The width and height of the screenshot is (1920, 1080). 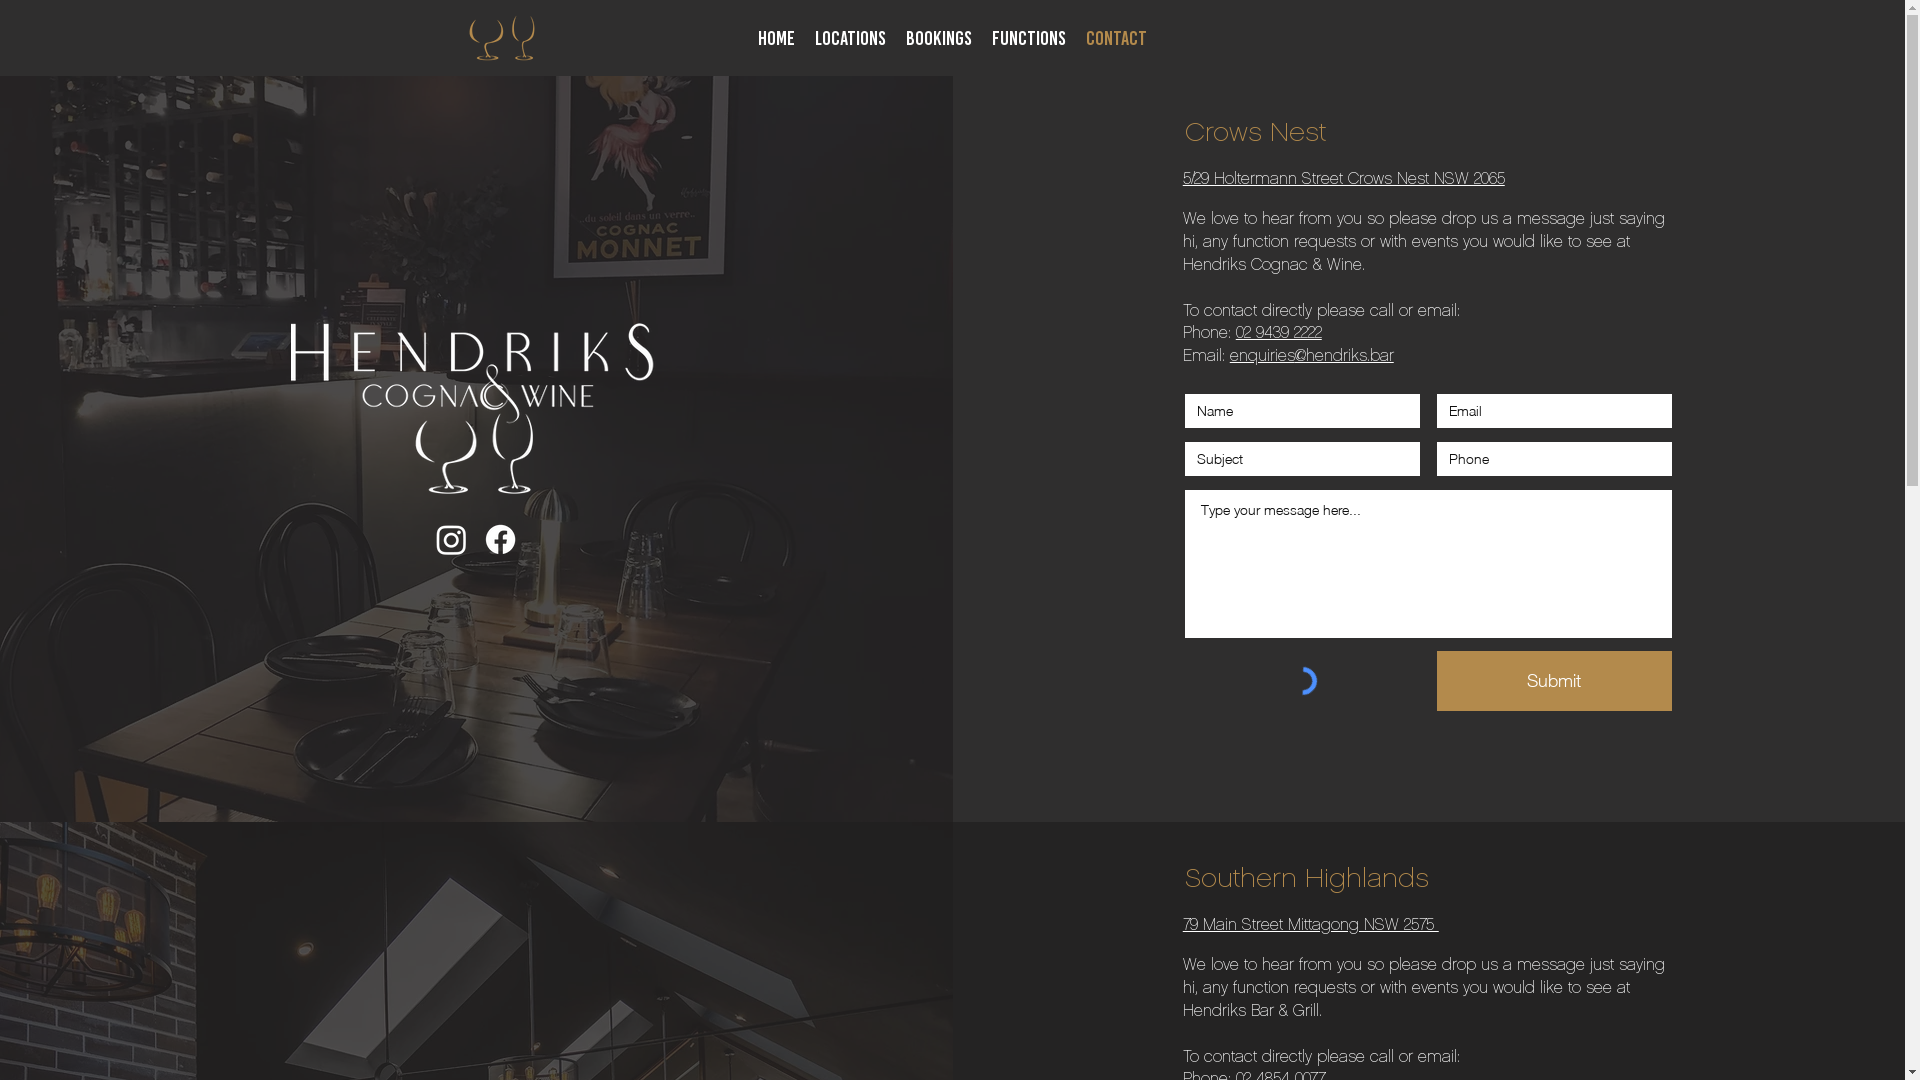 What do you see at coordinates (1344, 178) in the screenshot?
I see `'5/29 Holtermann Street Crows Nest NSW 2065'` at bounding box center [1344, 178].